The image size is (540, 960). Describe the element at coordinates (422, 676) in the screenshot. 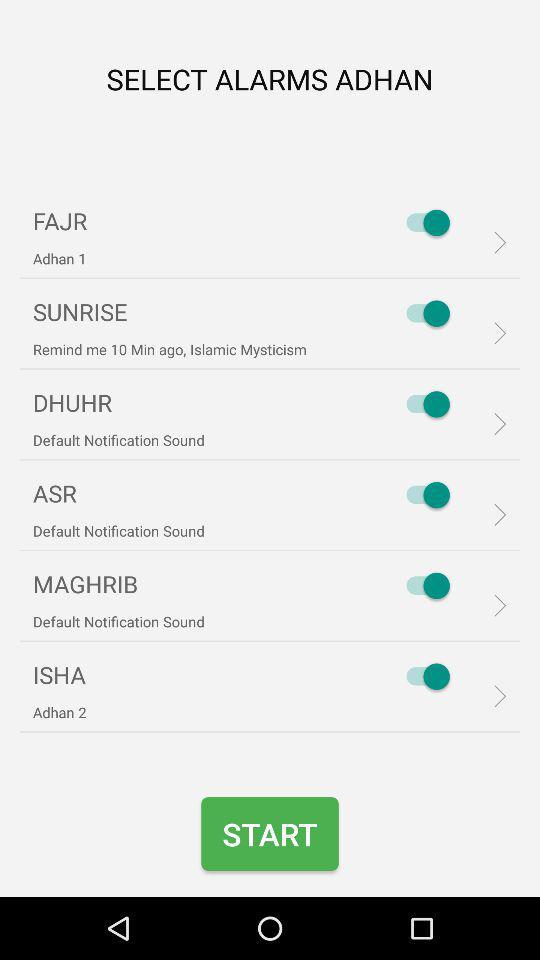

I see `on-off` at that location.